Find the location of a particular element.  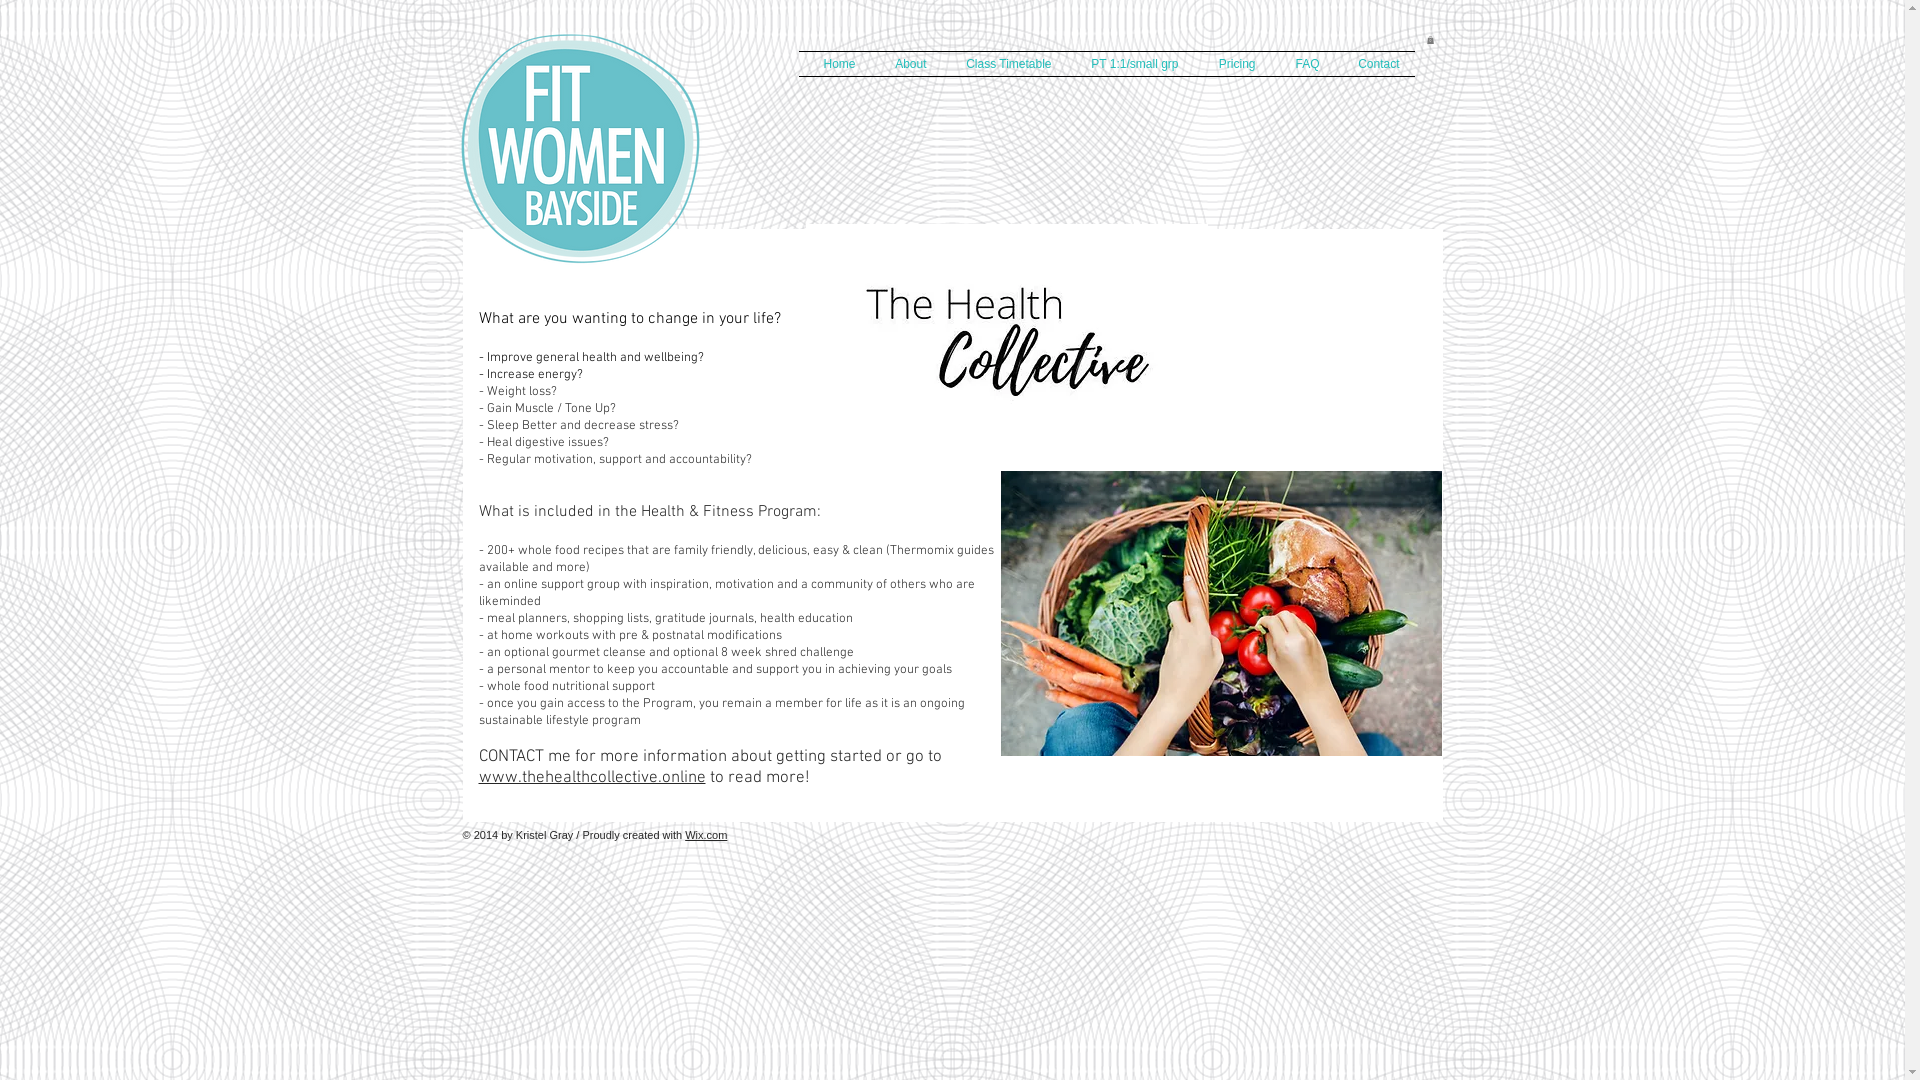

'About' is located at coordinates (869, 63).